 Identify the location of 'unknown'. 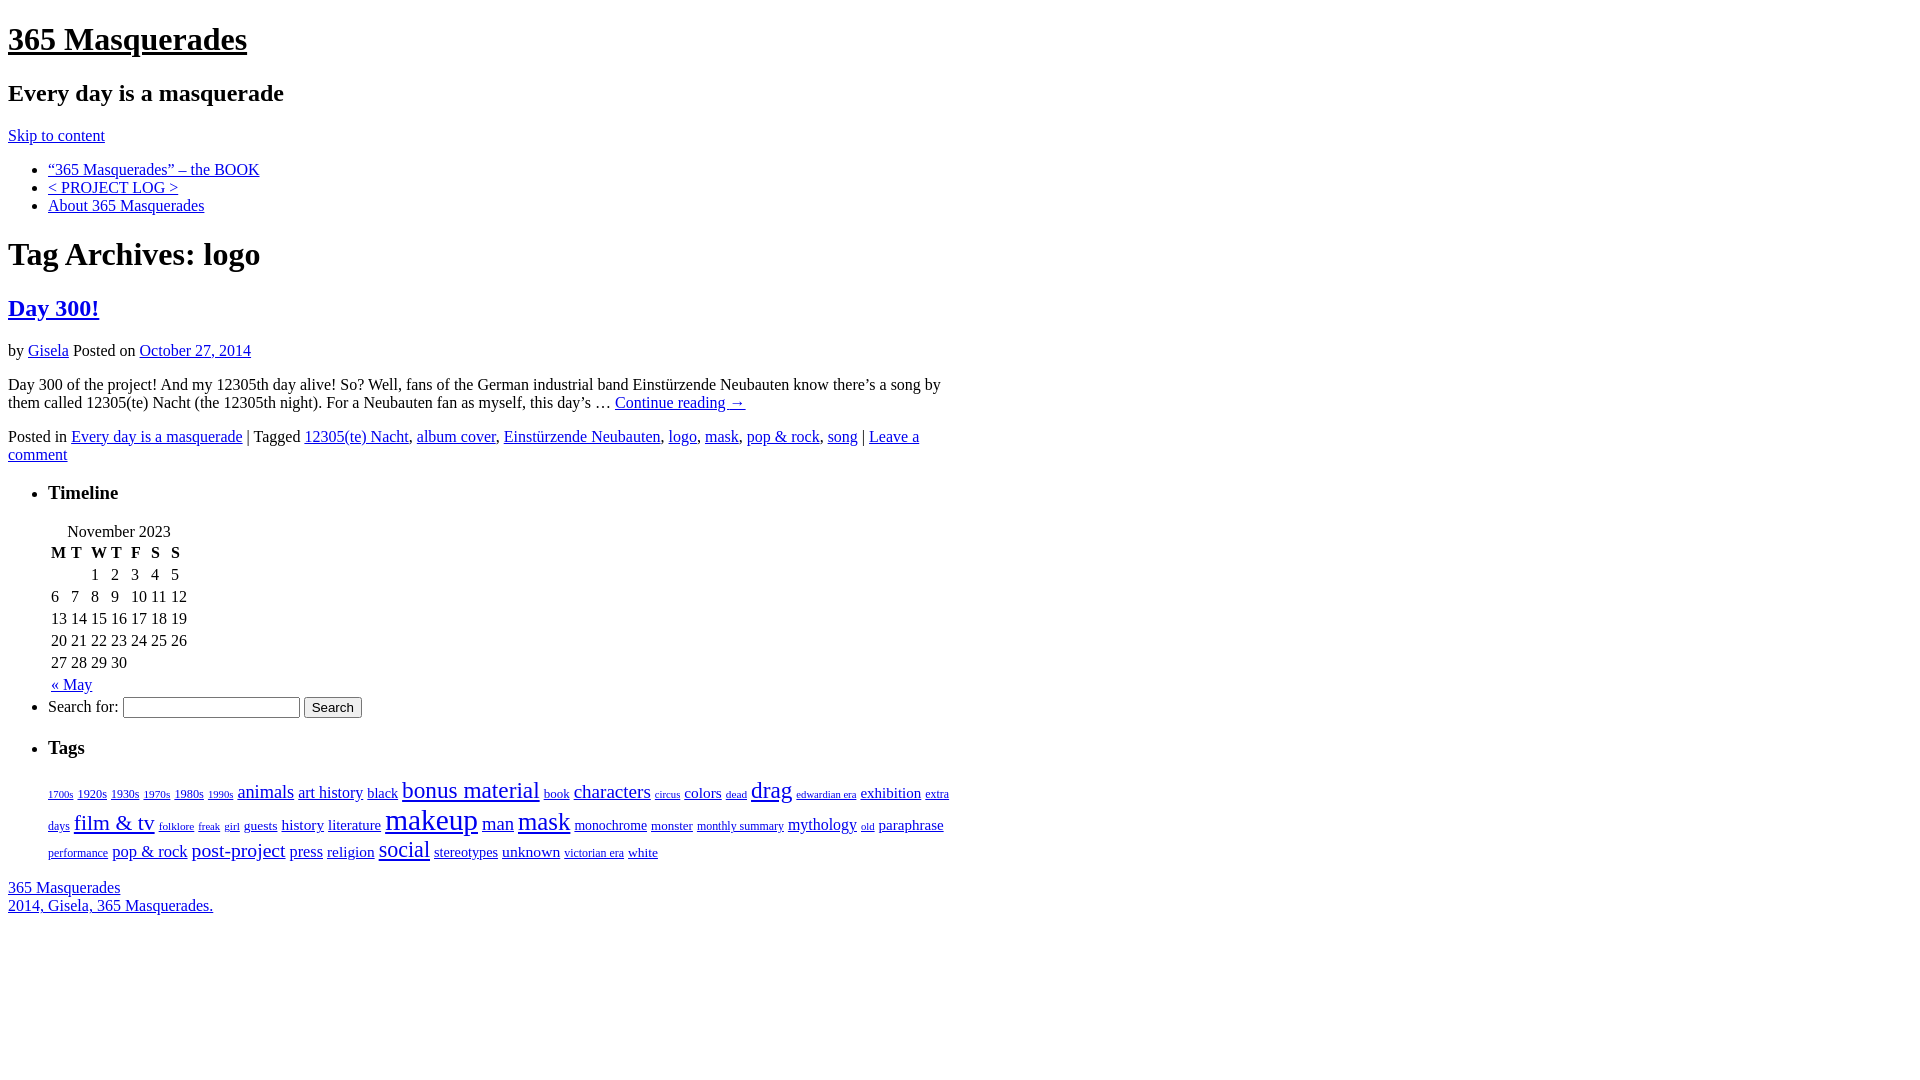
(531, 851).